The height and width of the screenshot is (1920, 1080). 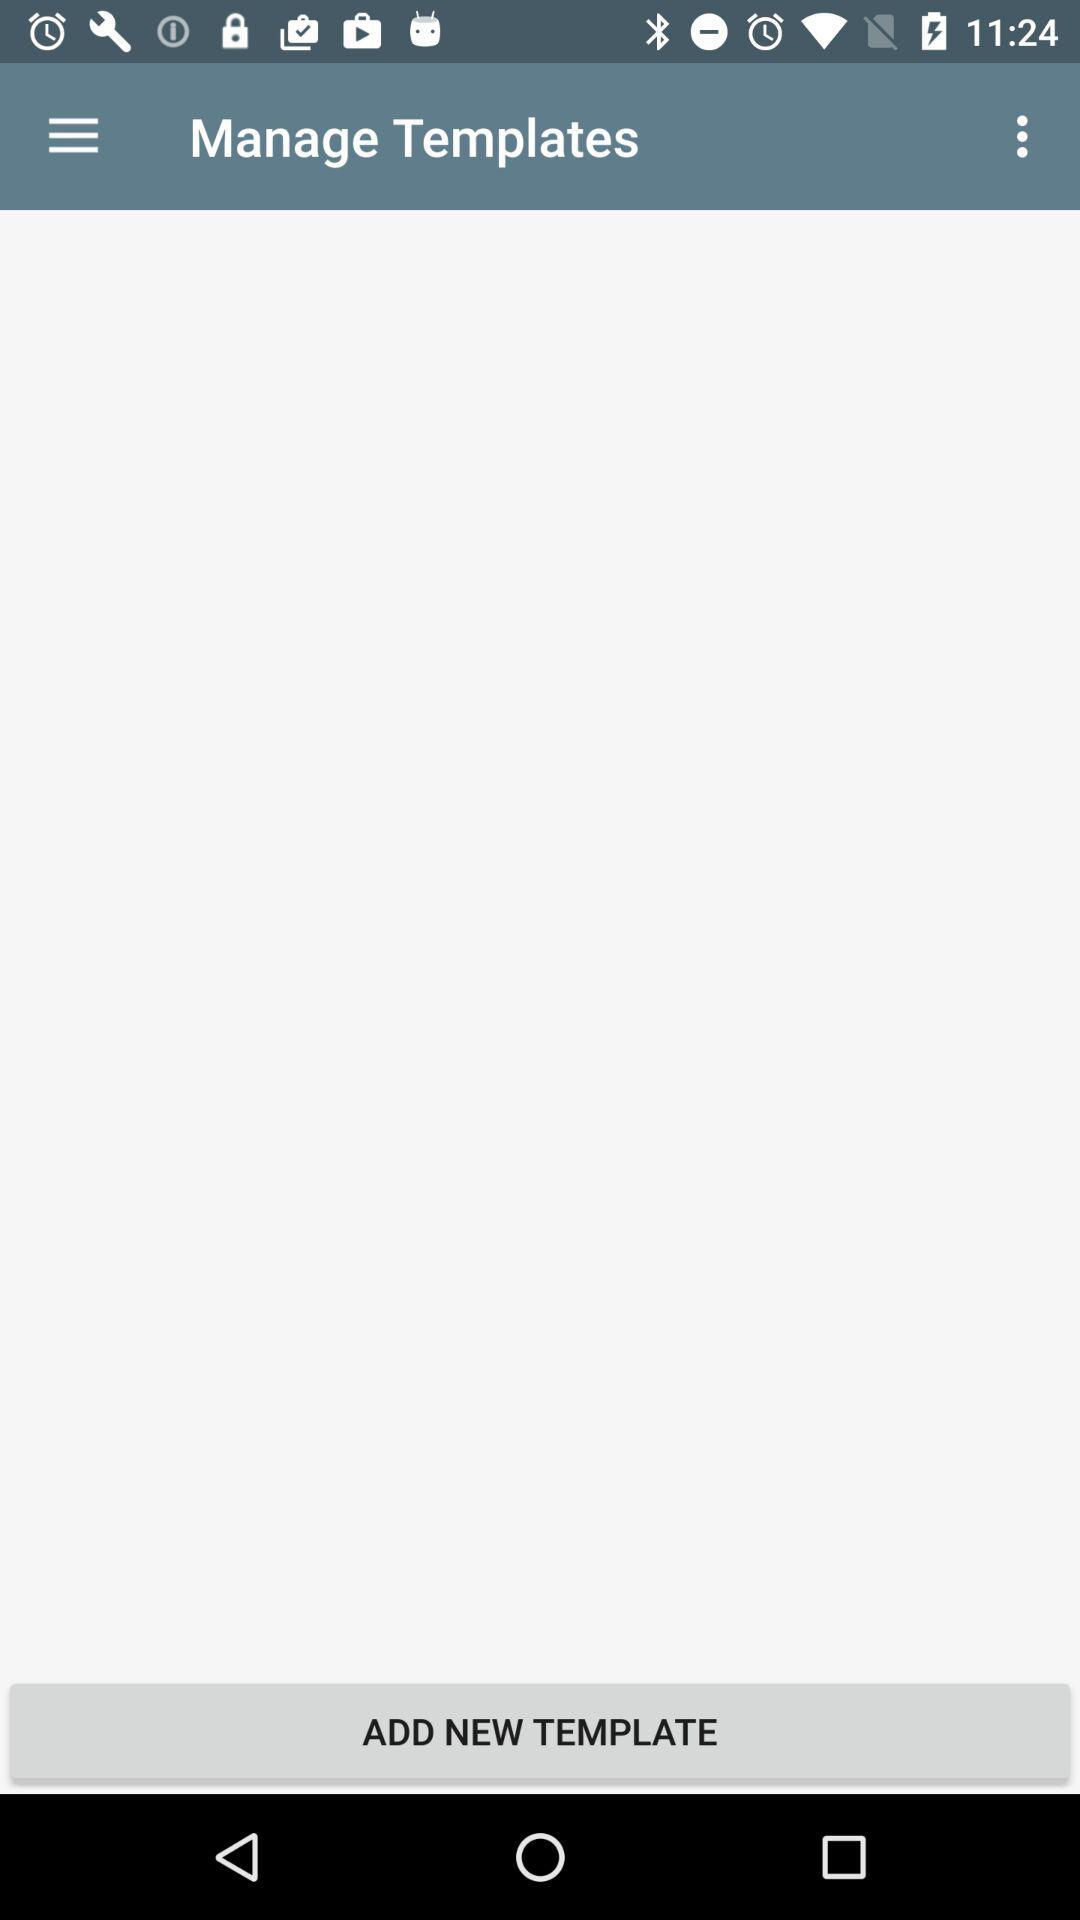 What do you see at coordinates (1027, 135) in the screenshot?
I see `item at the top right corner` at bounding box center [1027, 135].